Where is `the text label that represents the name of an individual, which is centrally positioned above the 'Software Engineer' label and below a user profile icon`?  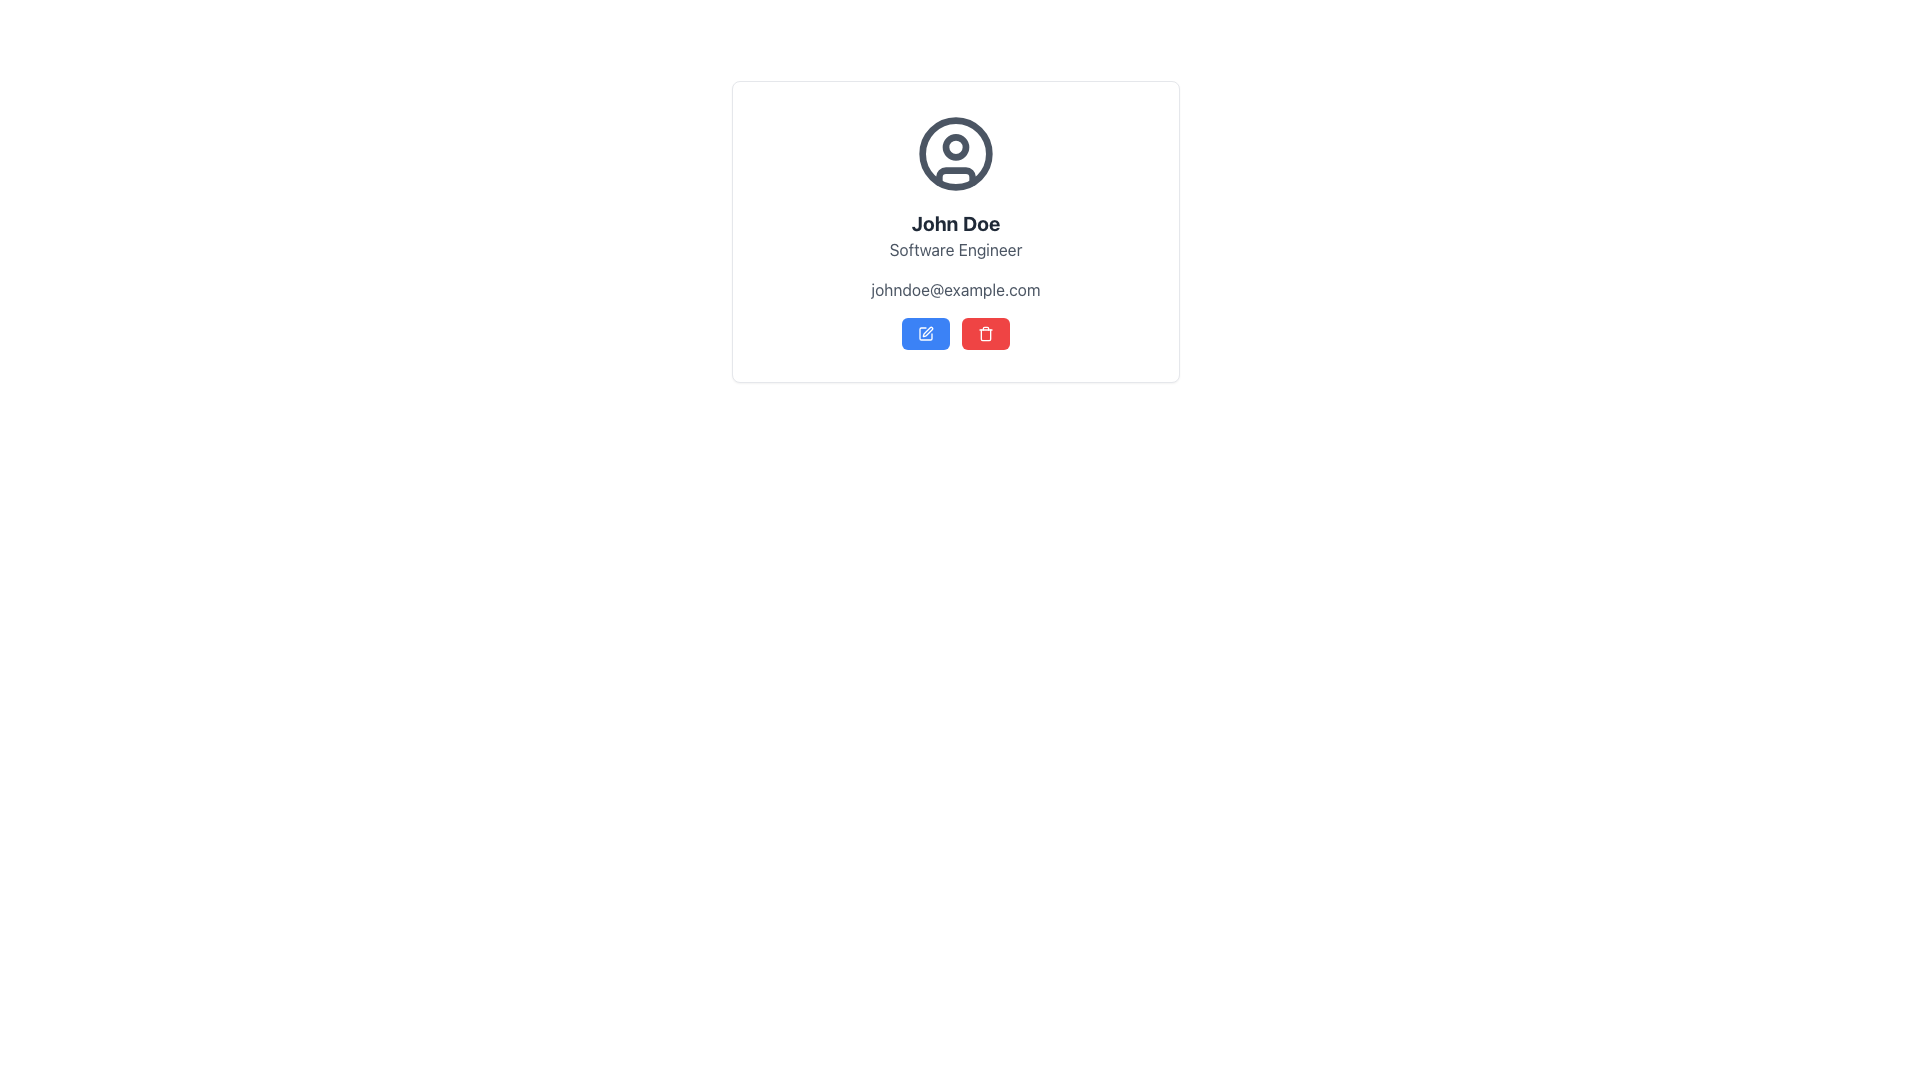 the text label that represents the name of an individual, which is centrally positioned above the 'Software Engineer' label and below a user profile icon is located at coordinates (954, 223).